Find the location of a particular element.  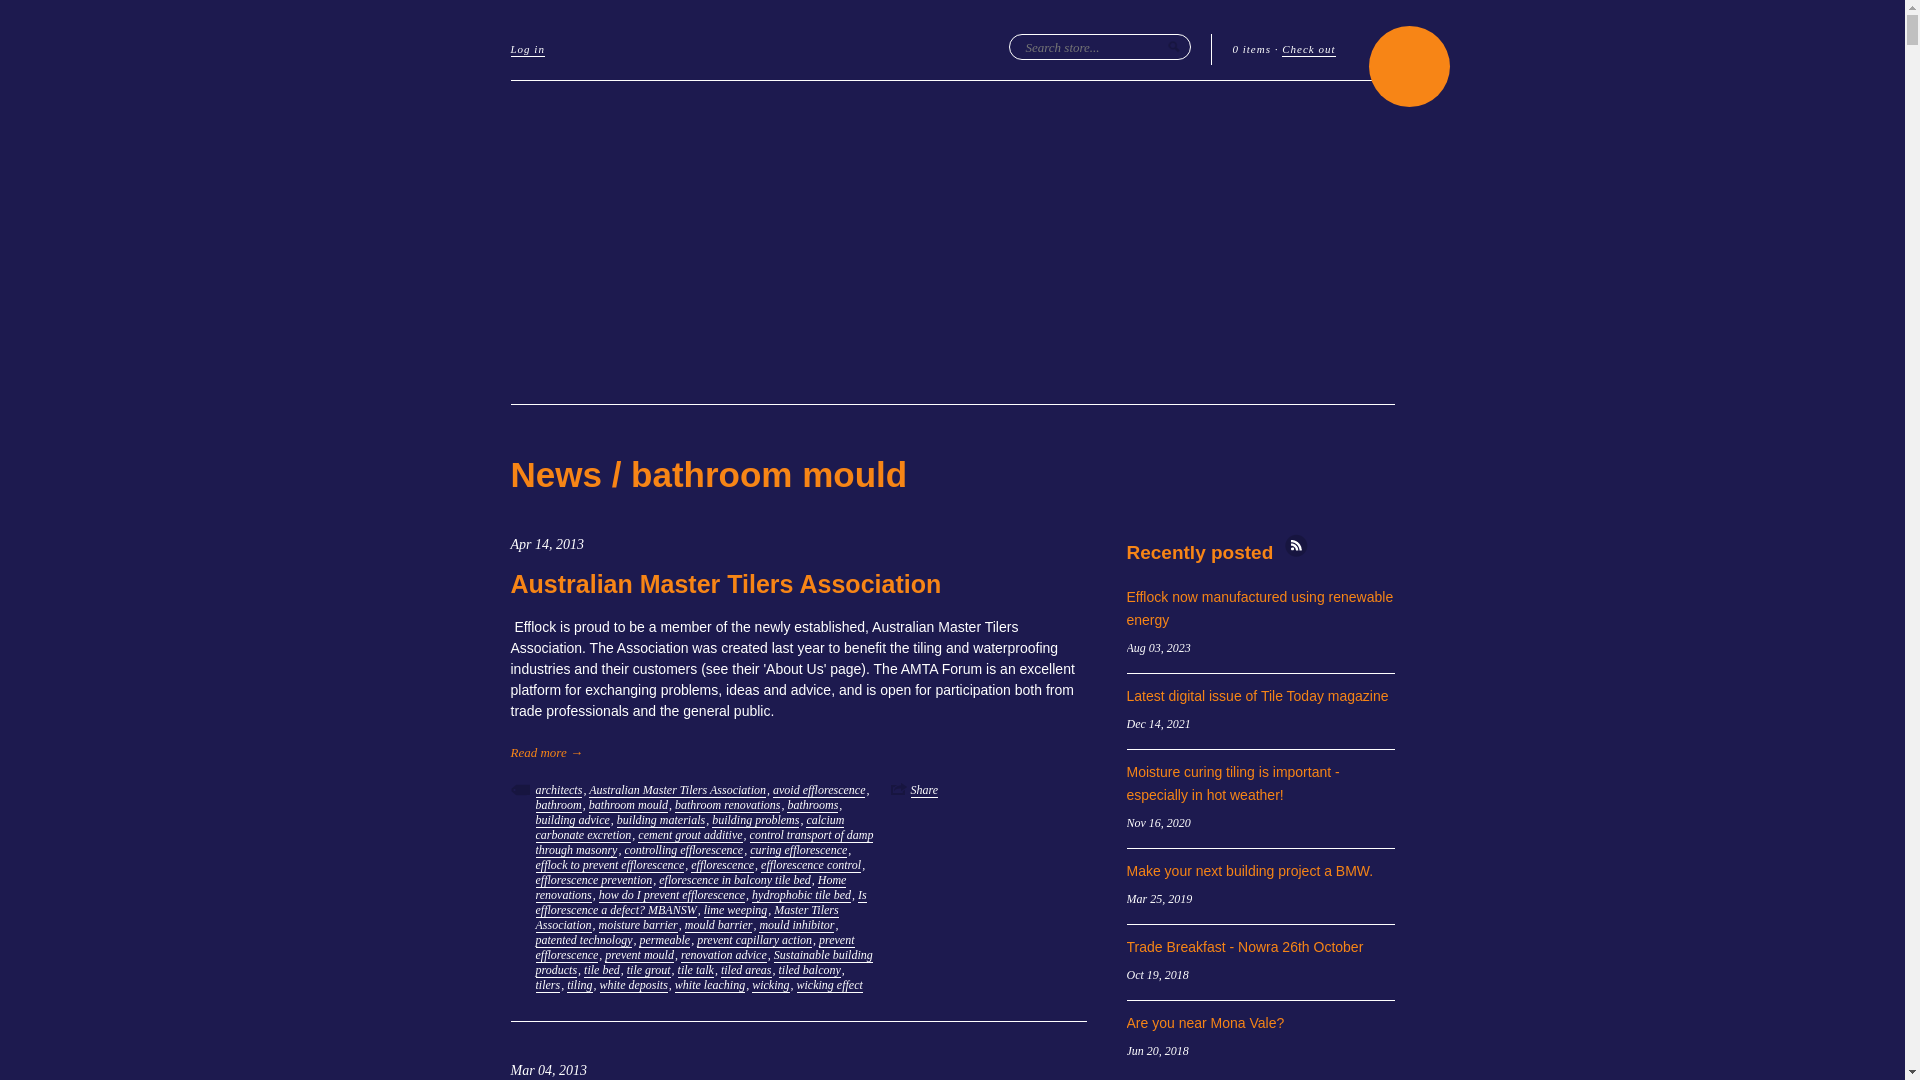

'Home renovations' is located at coordinates (691, 886).